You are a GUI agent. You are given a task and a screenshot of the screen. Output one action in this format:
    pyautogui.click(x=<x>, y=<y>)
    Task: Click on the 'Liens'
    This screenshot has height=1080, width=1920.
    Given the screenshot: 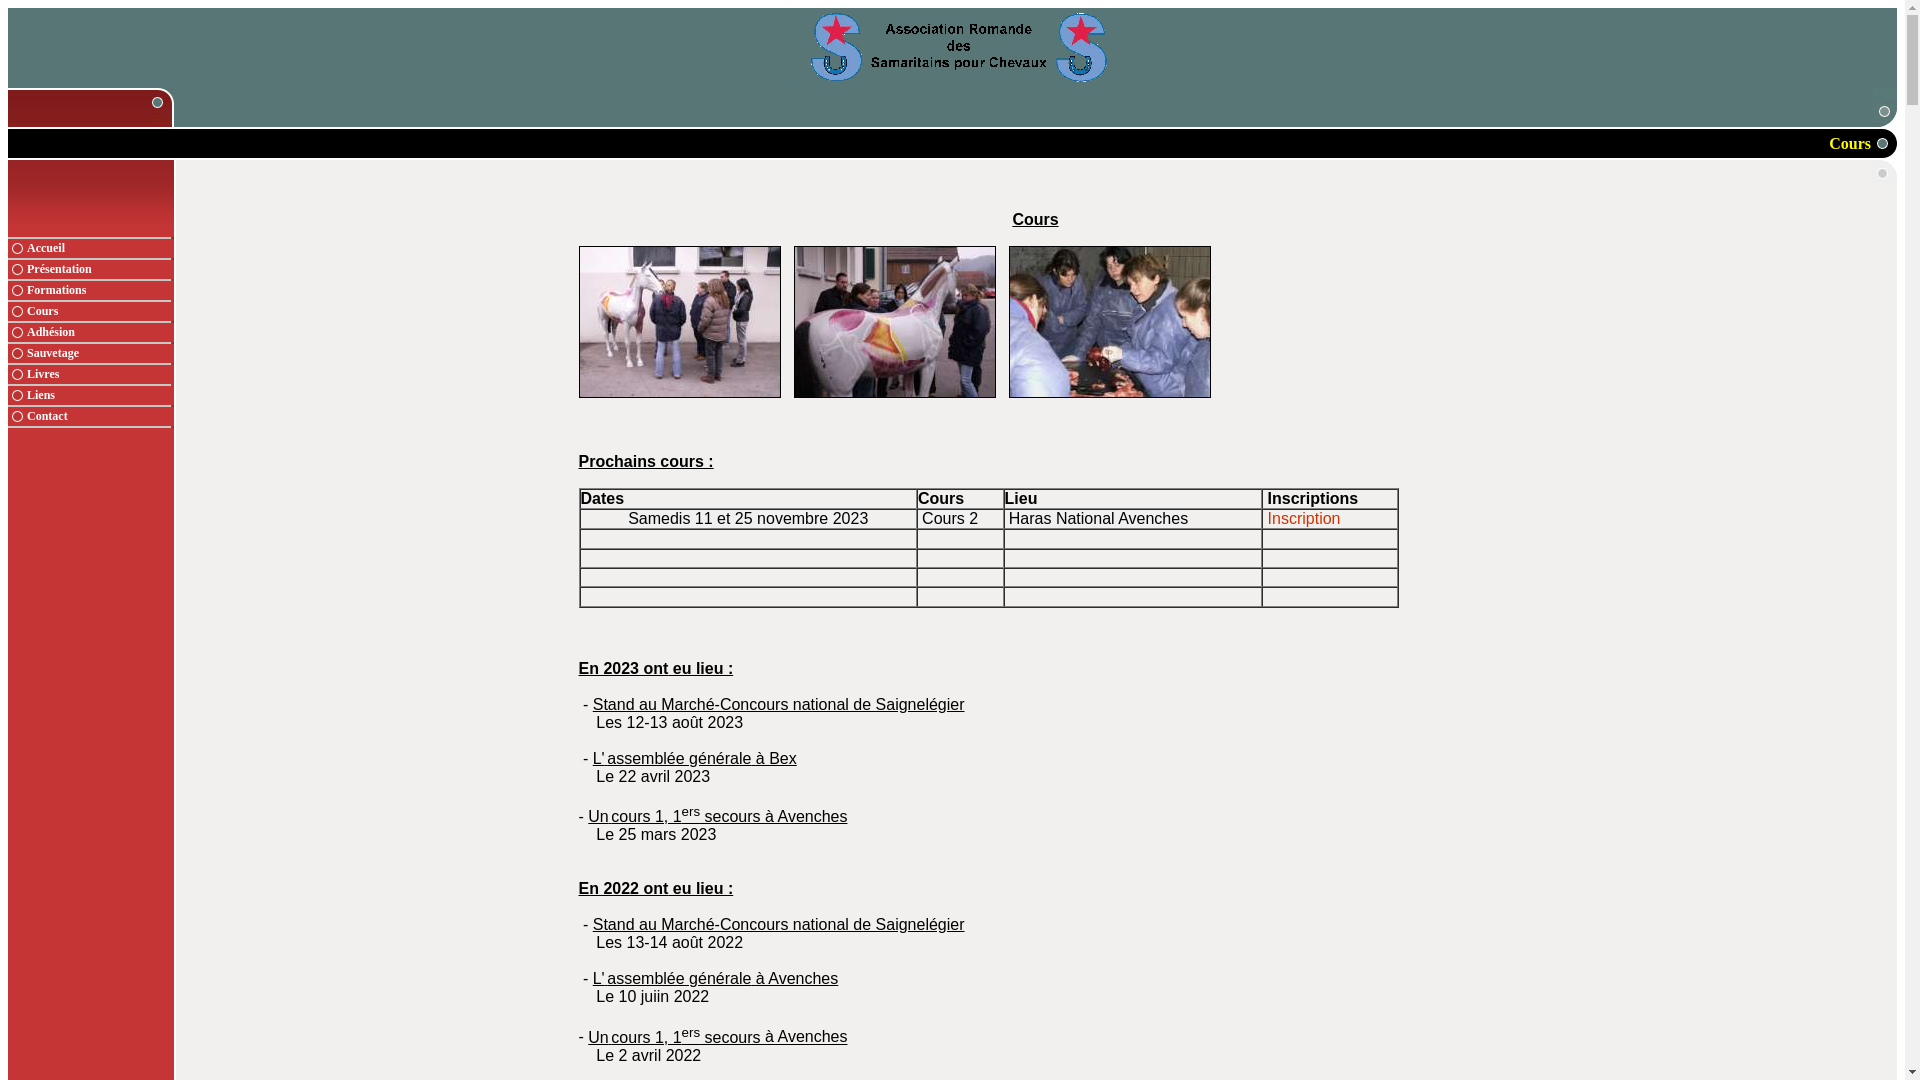 What is the action you would take?
    pyautogui.click(x=27, y=395)
    